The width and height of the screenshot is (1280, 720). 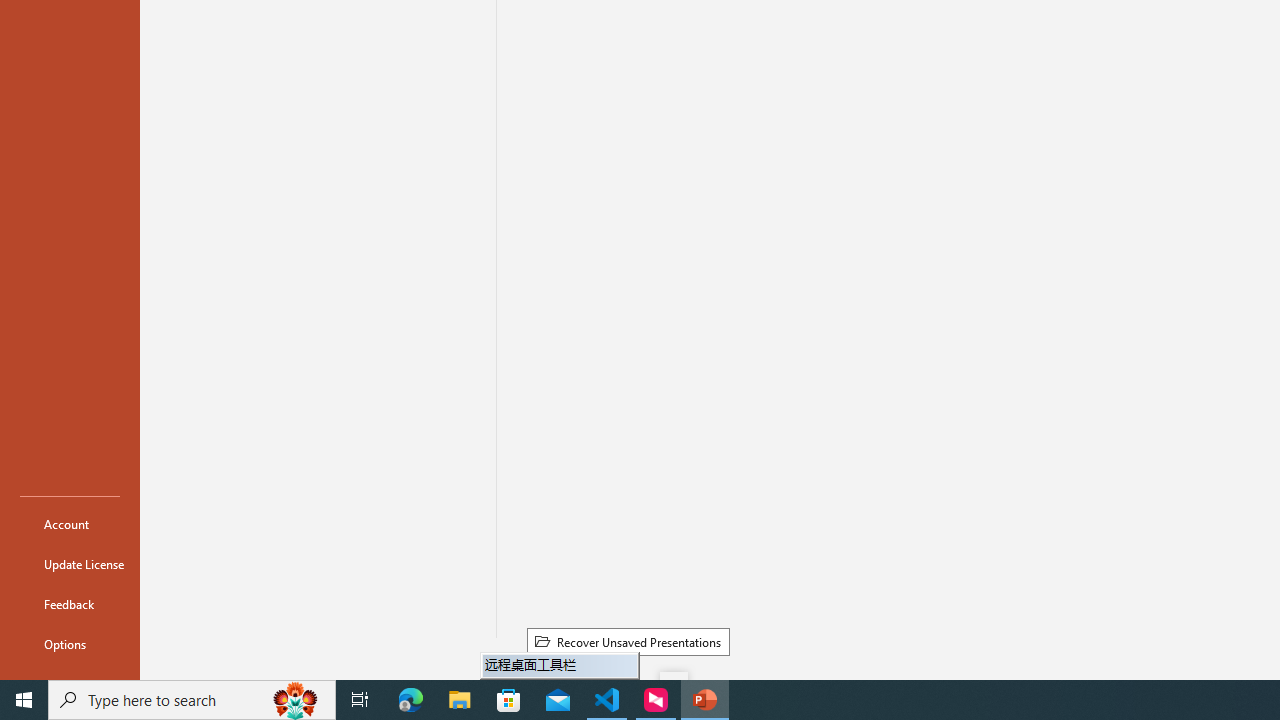 I want to click on 'Account', so click(x=69, y=523).